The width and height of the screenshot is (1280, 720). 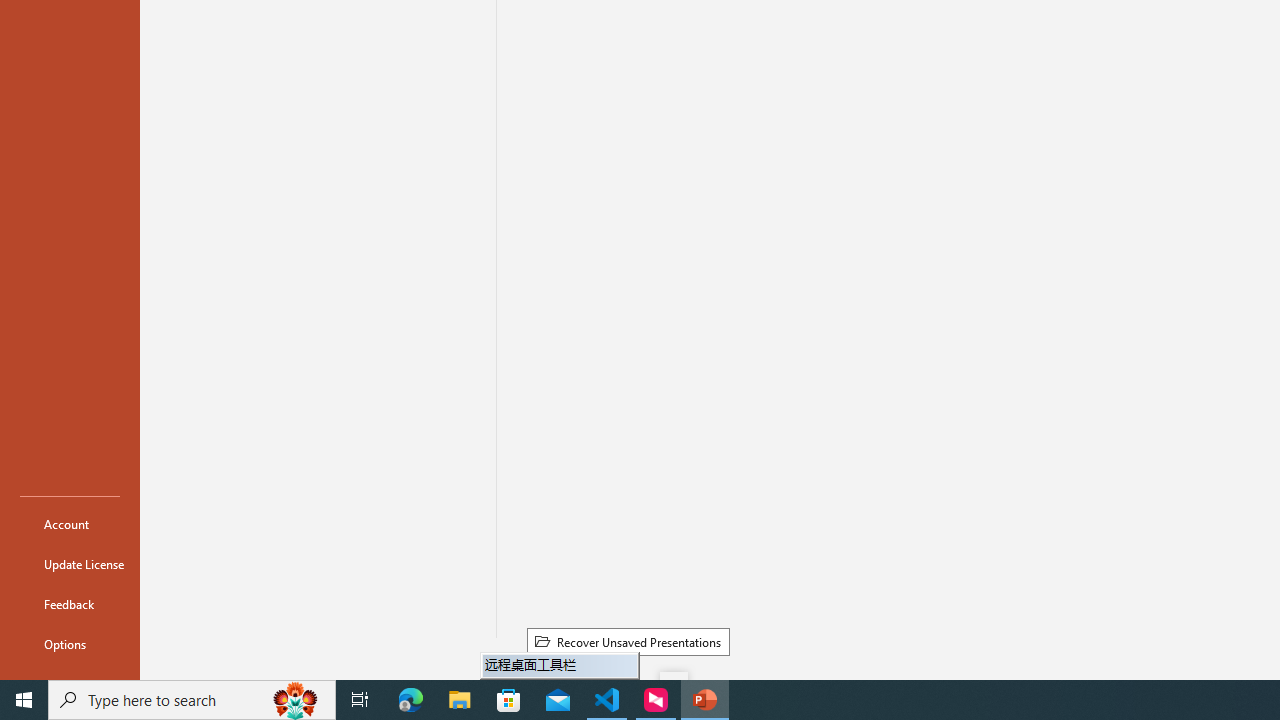 I want to click on 'Account', so click(x=69, y=523).